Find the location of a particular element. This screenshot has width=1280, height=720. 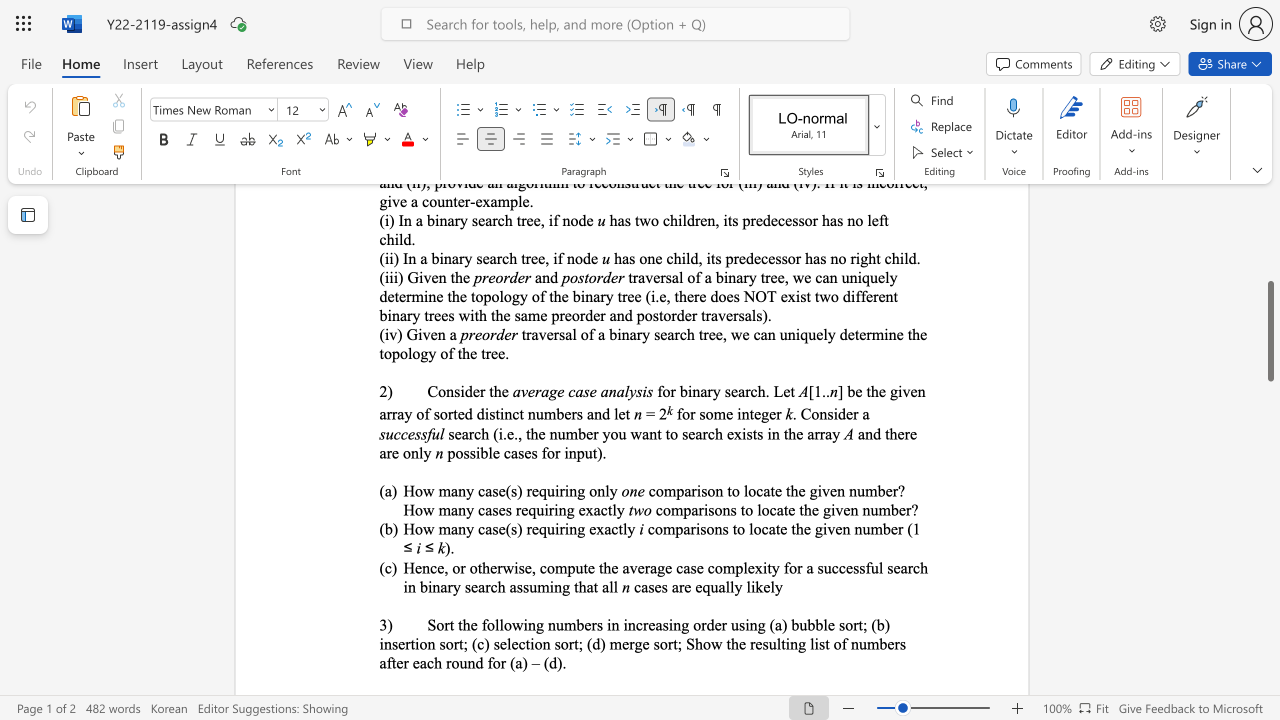

the scrollbar and move up 350 pixels is located at coordinates (1269, 330).